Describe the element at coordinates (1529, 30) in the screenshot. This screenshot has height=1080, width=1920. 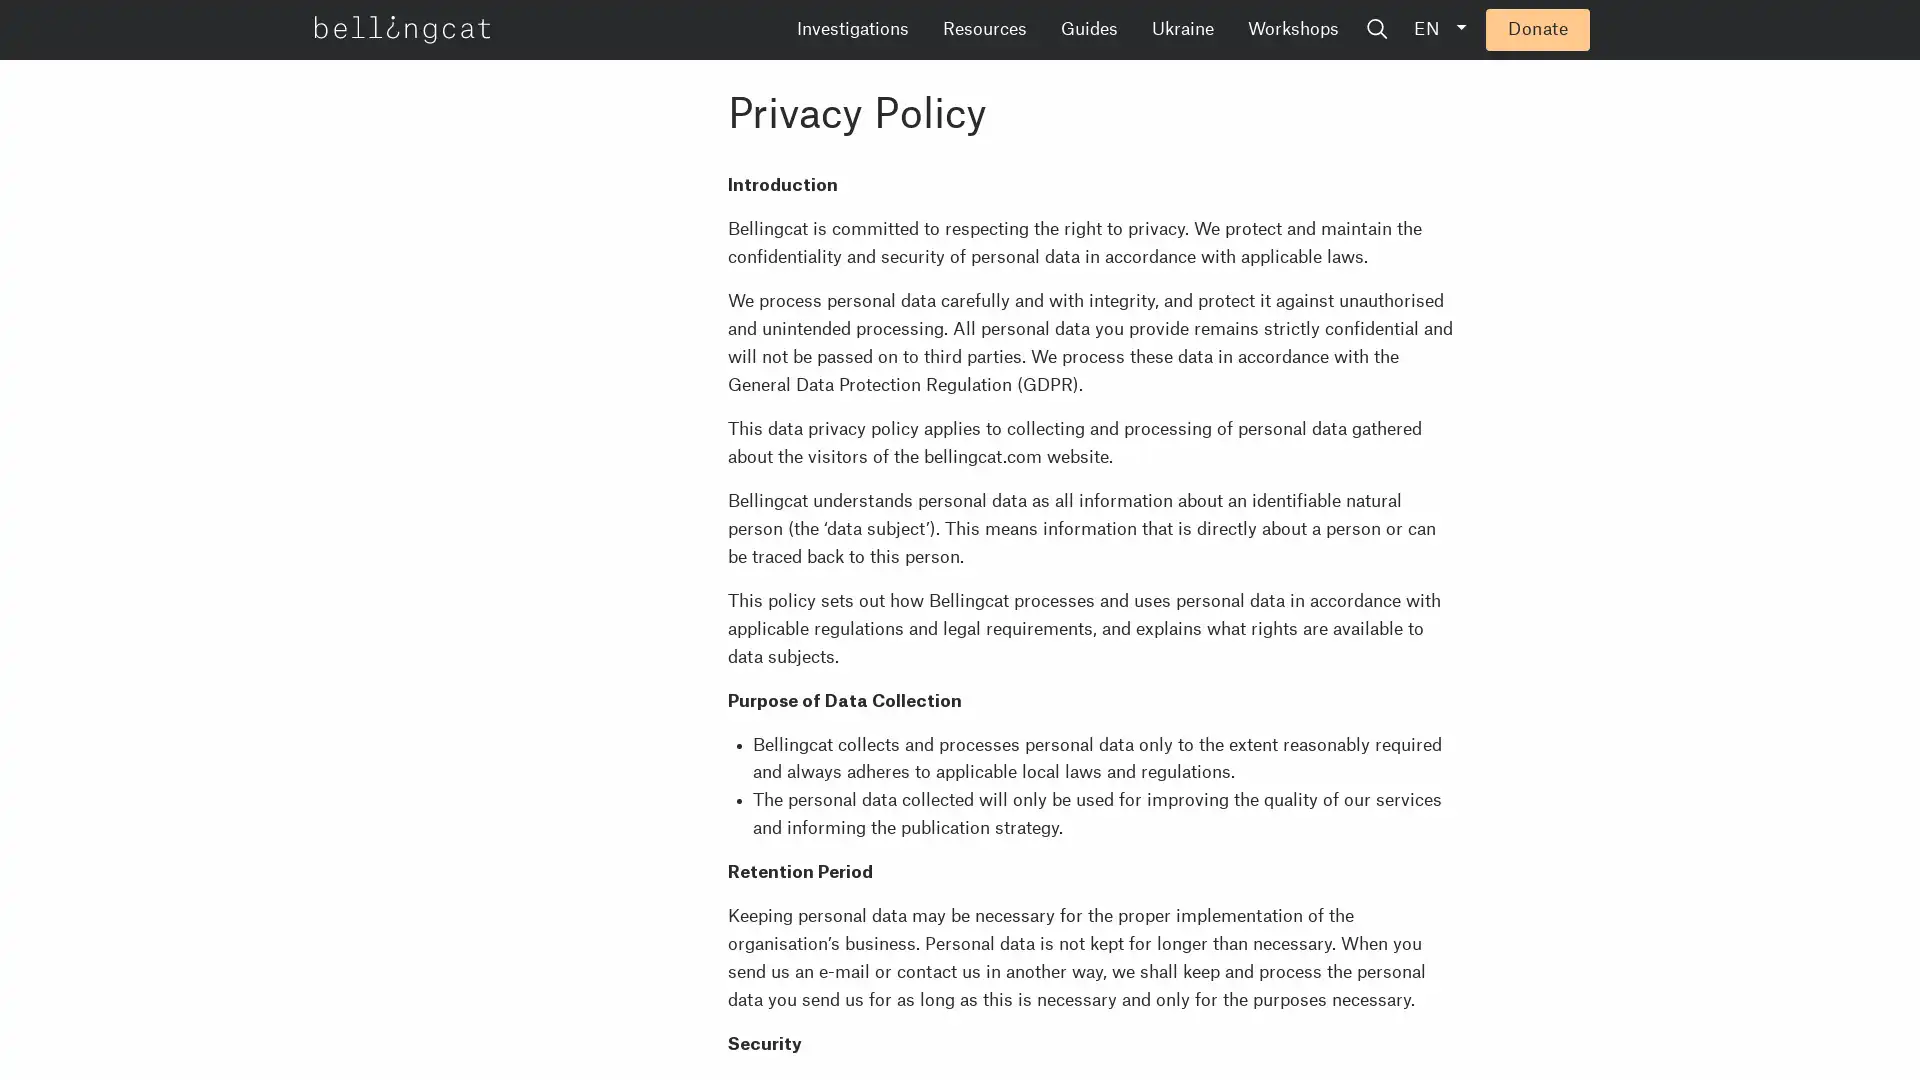
I see `Search` at that location.